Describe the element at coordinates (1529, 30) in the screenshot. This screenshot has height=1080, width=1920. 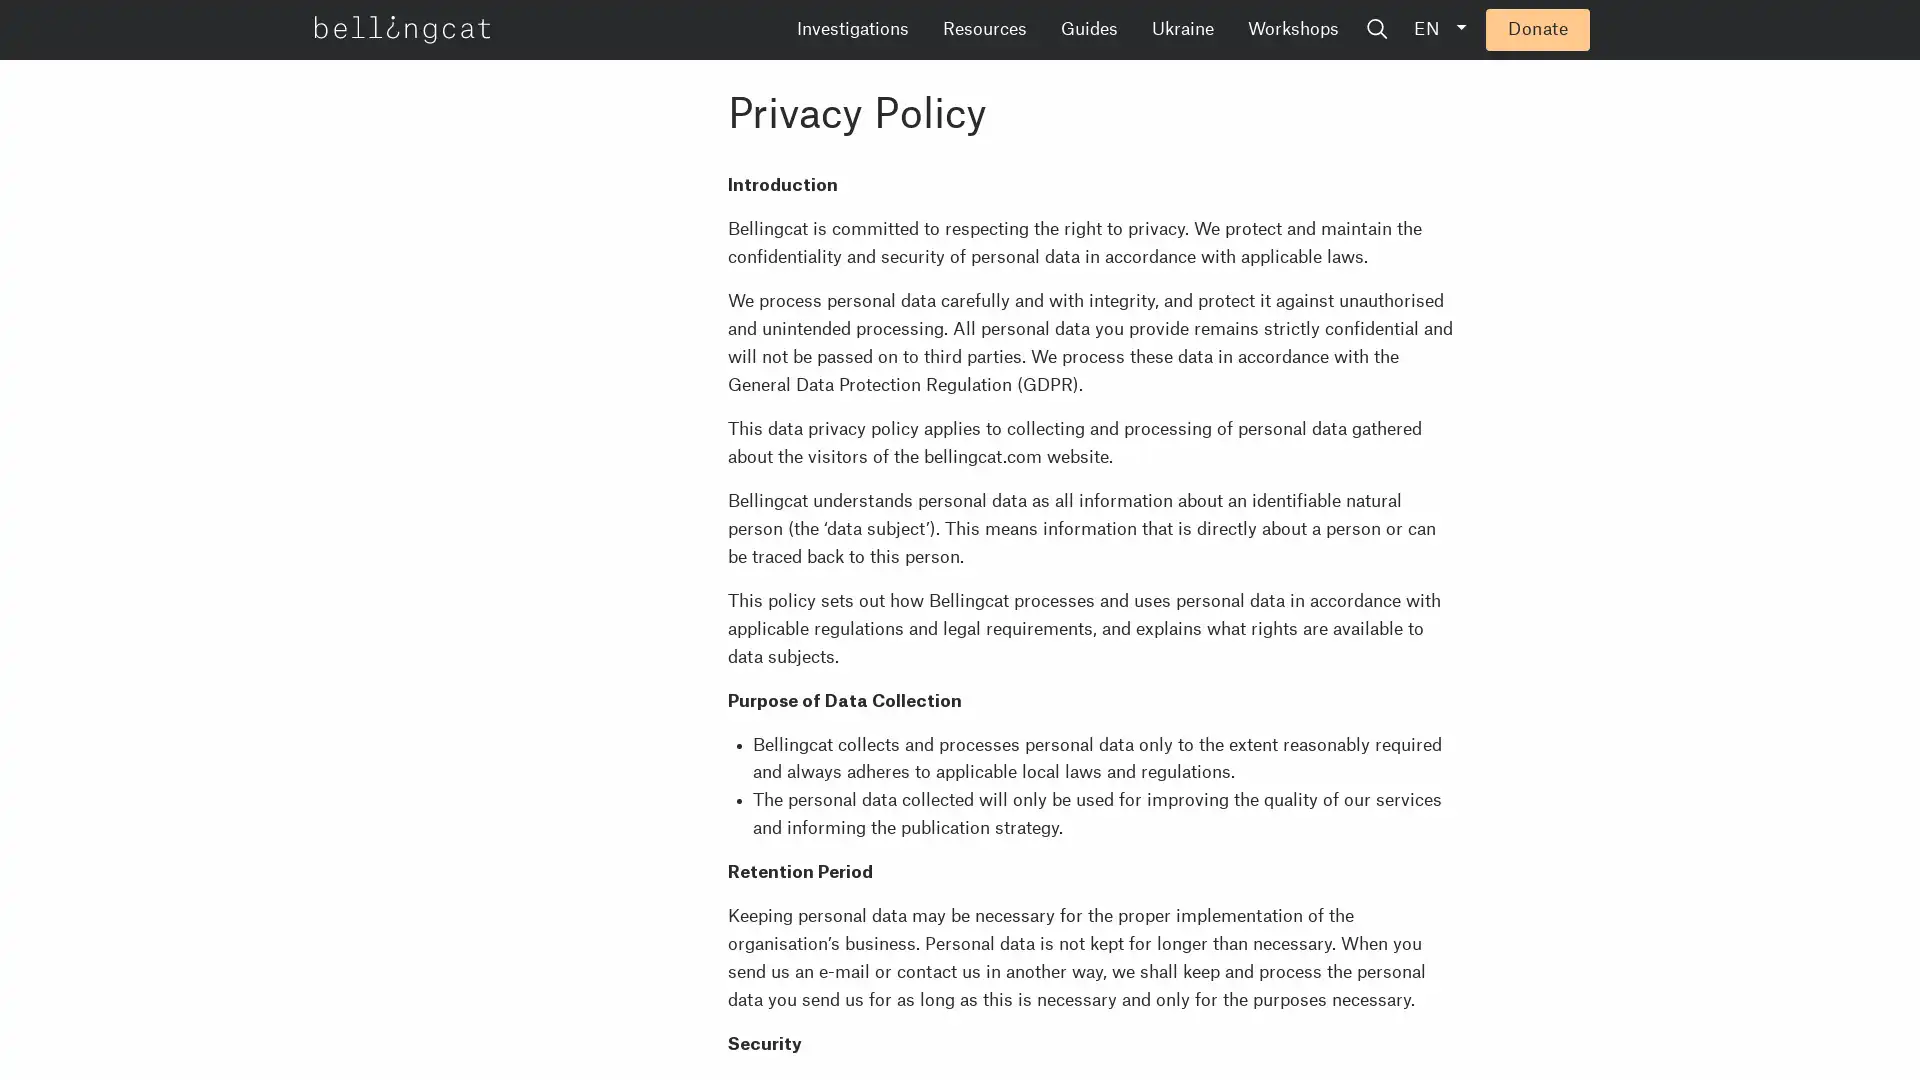
I see `Search` at that location.